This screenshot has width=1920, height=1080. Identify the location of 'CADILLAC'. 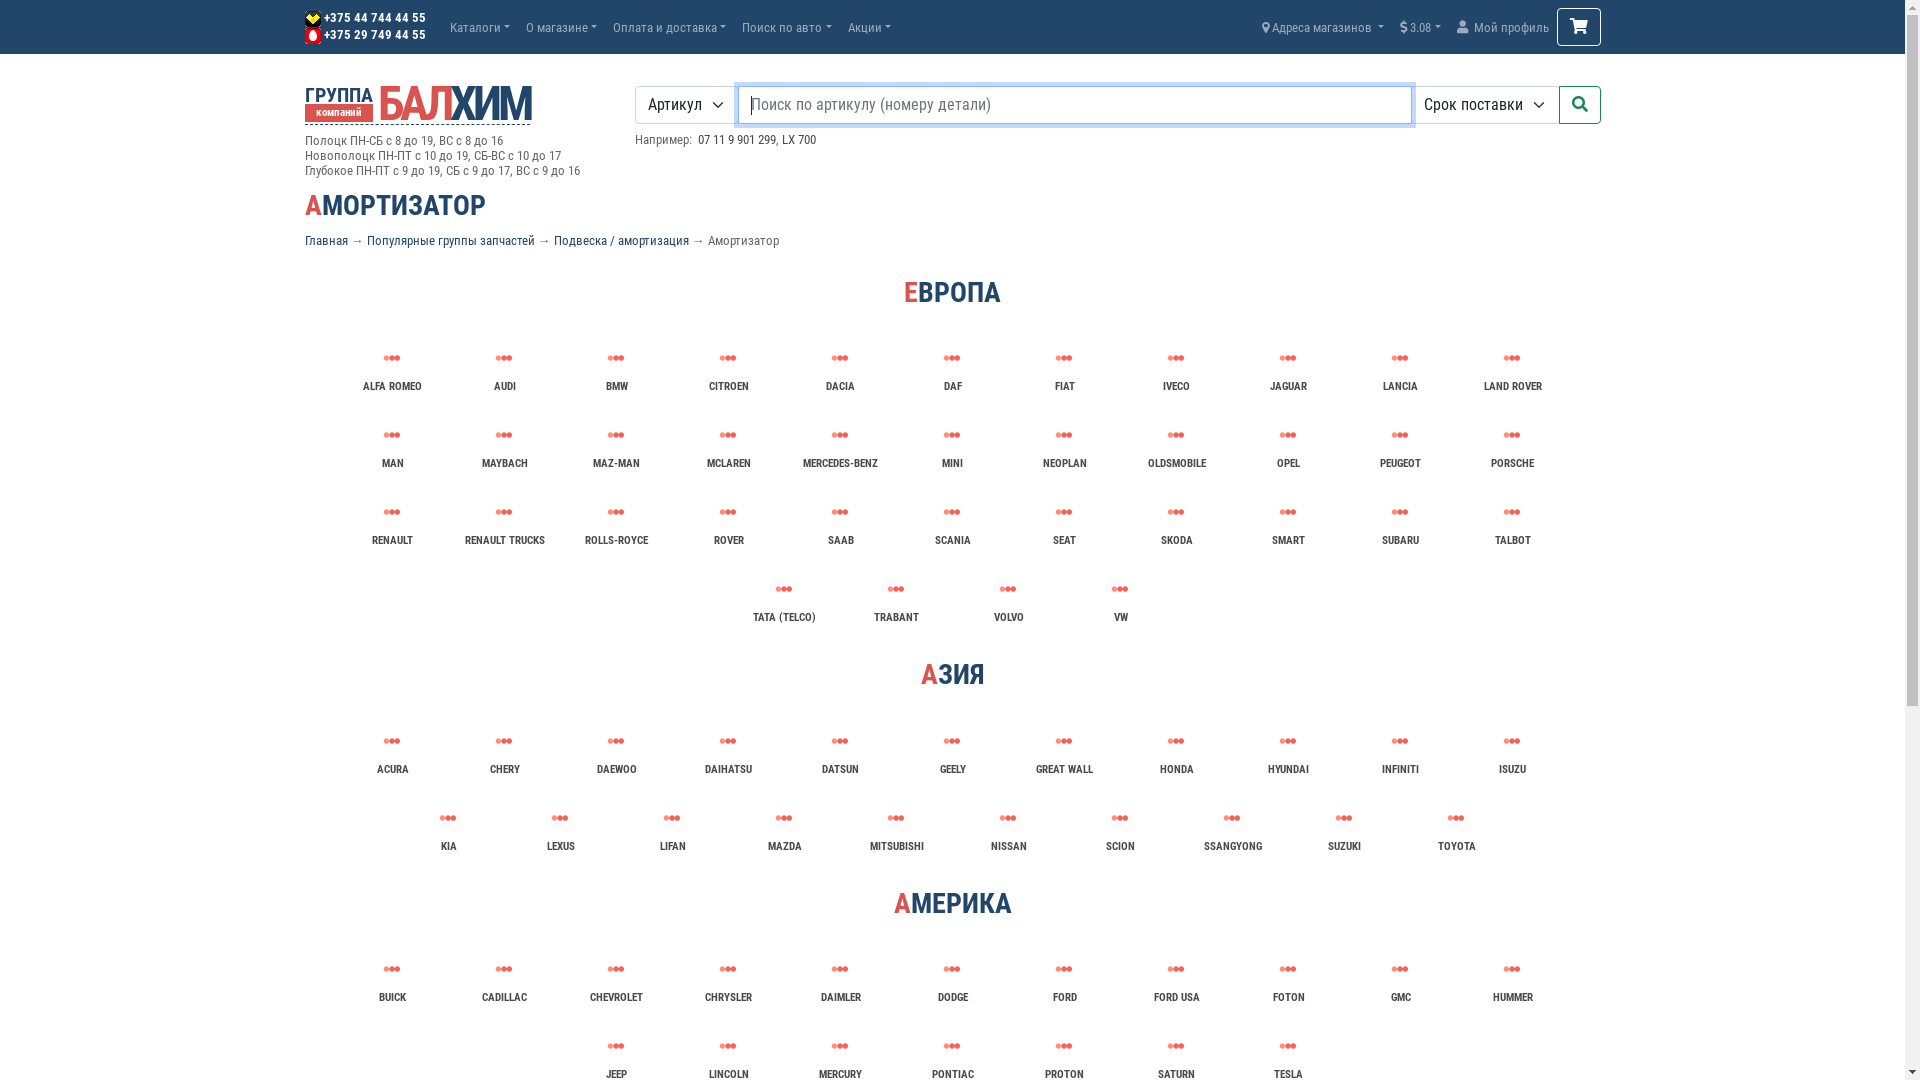
(504, 967).